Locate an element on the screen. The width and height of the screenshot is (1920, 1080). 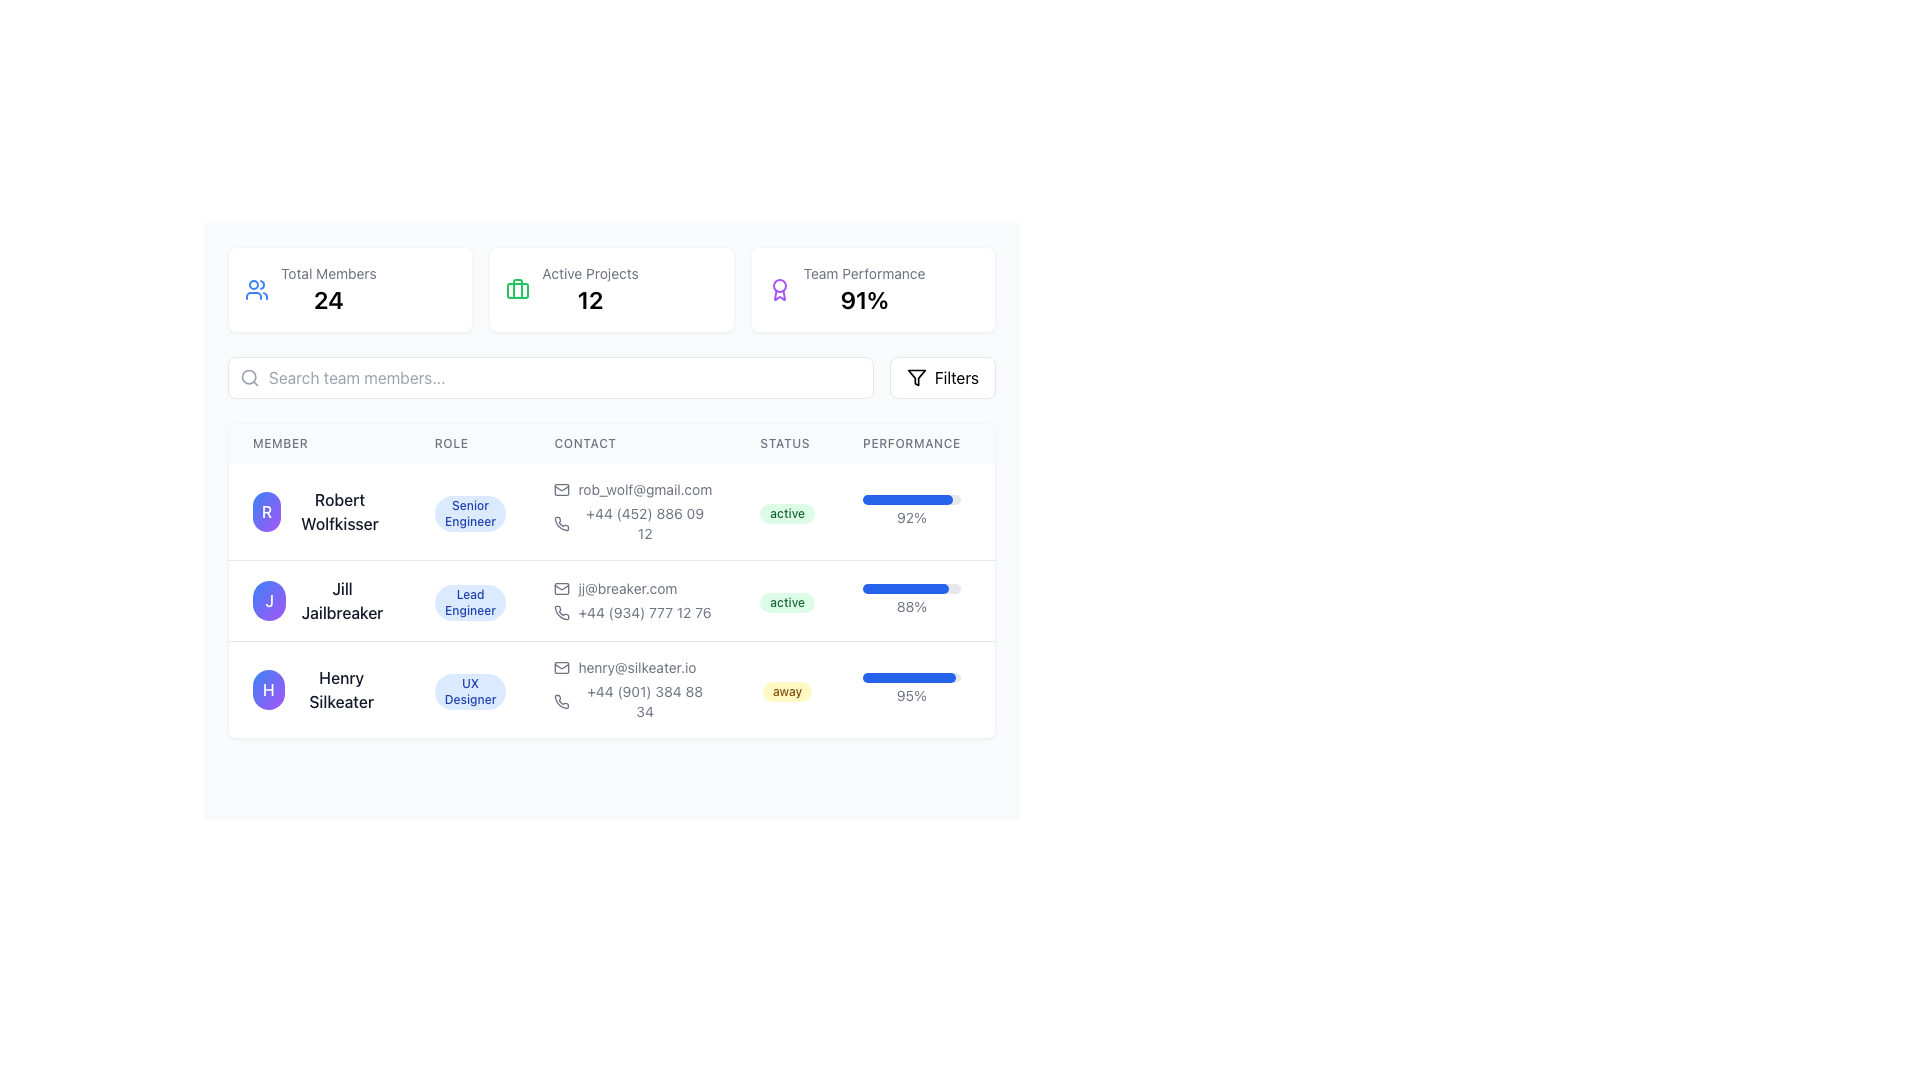
the Information display panel that presents the number of active projects, located centrally between 'Total Members' and 'Team Performance' is located at coordinates (610, 289).